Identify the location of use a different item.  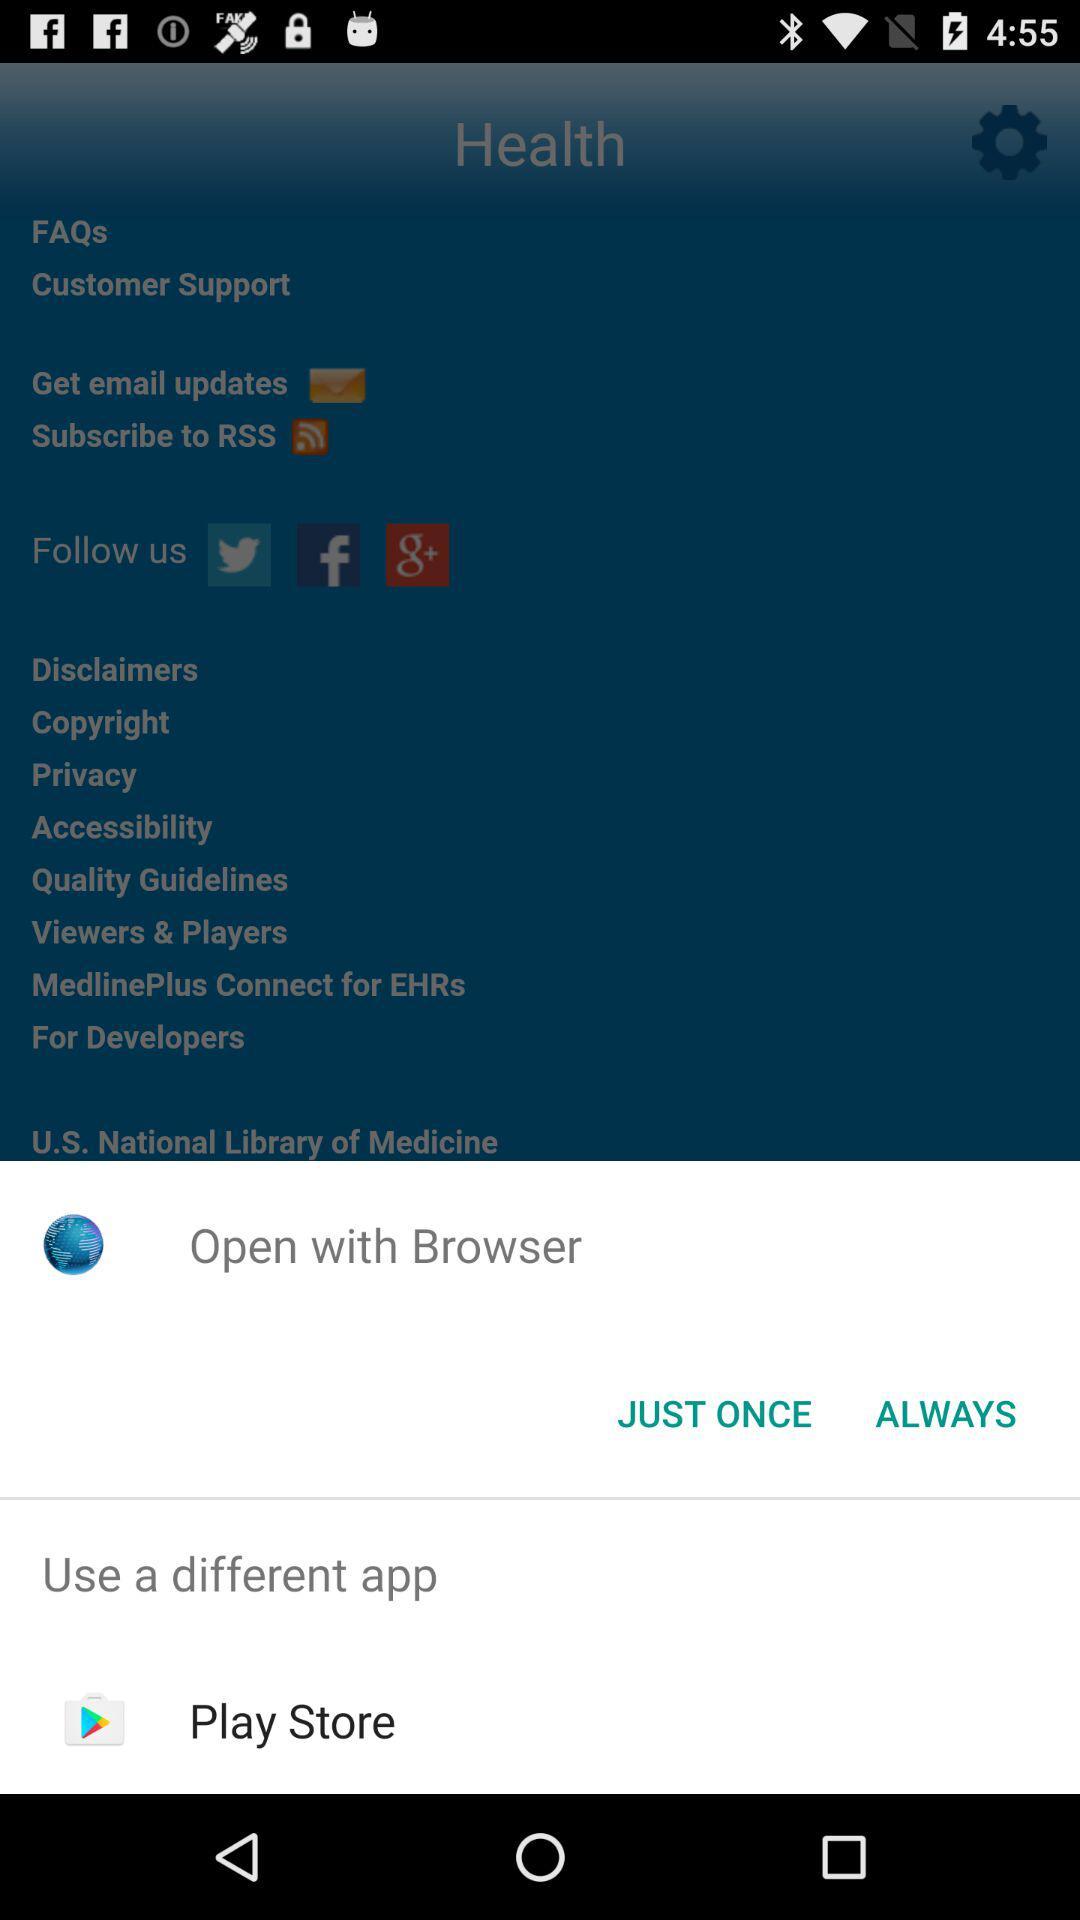
(540, 1572).